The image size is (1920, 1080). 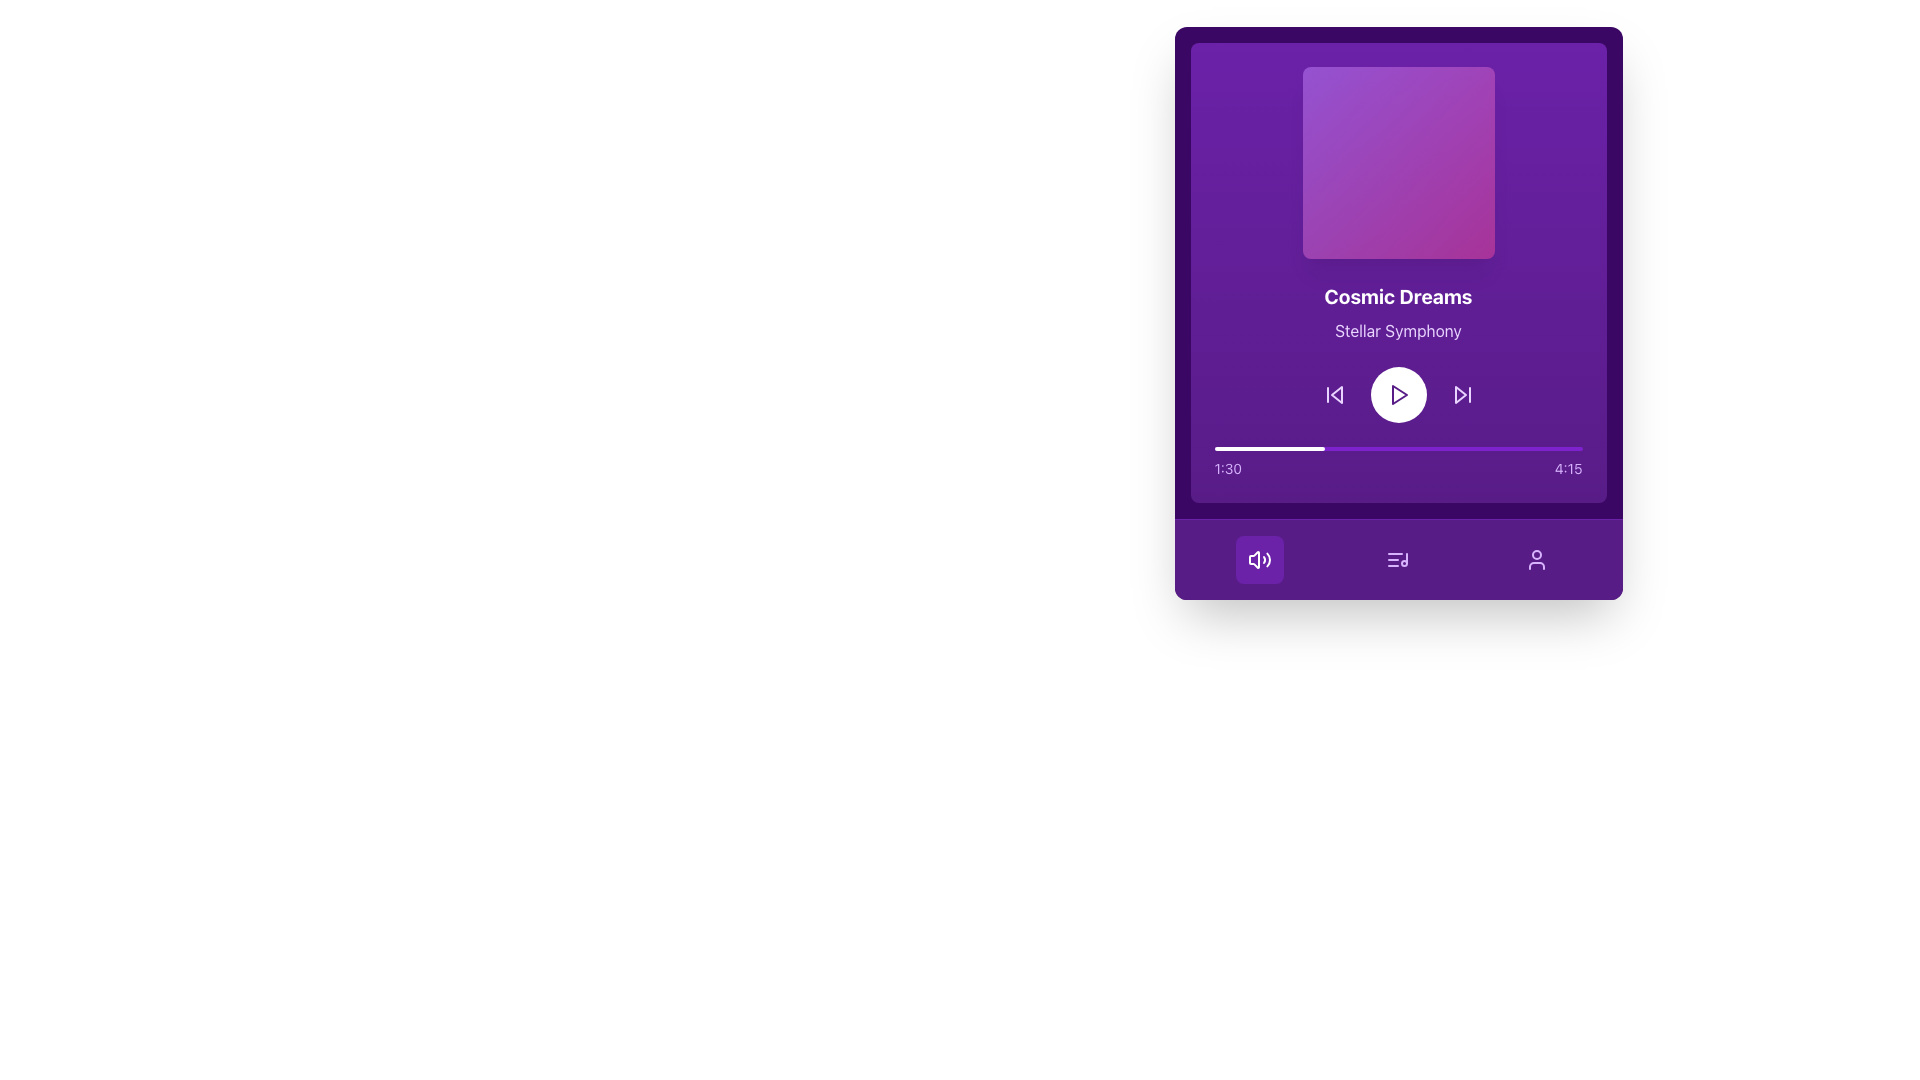 What do you see at coordinates (1397, 297) in the screenshot?
I see `the text label displaying the title of the currently playing track, which is located directly beneath the track's visual representation and above the subtitle 'Stellar Symphony'` at bounding box center [1397, 297].